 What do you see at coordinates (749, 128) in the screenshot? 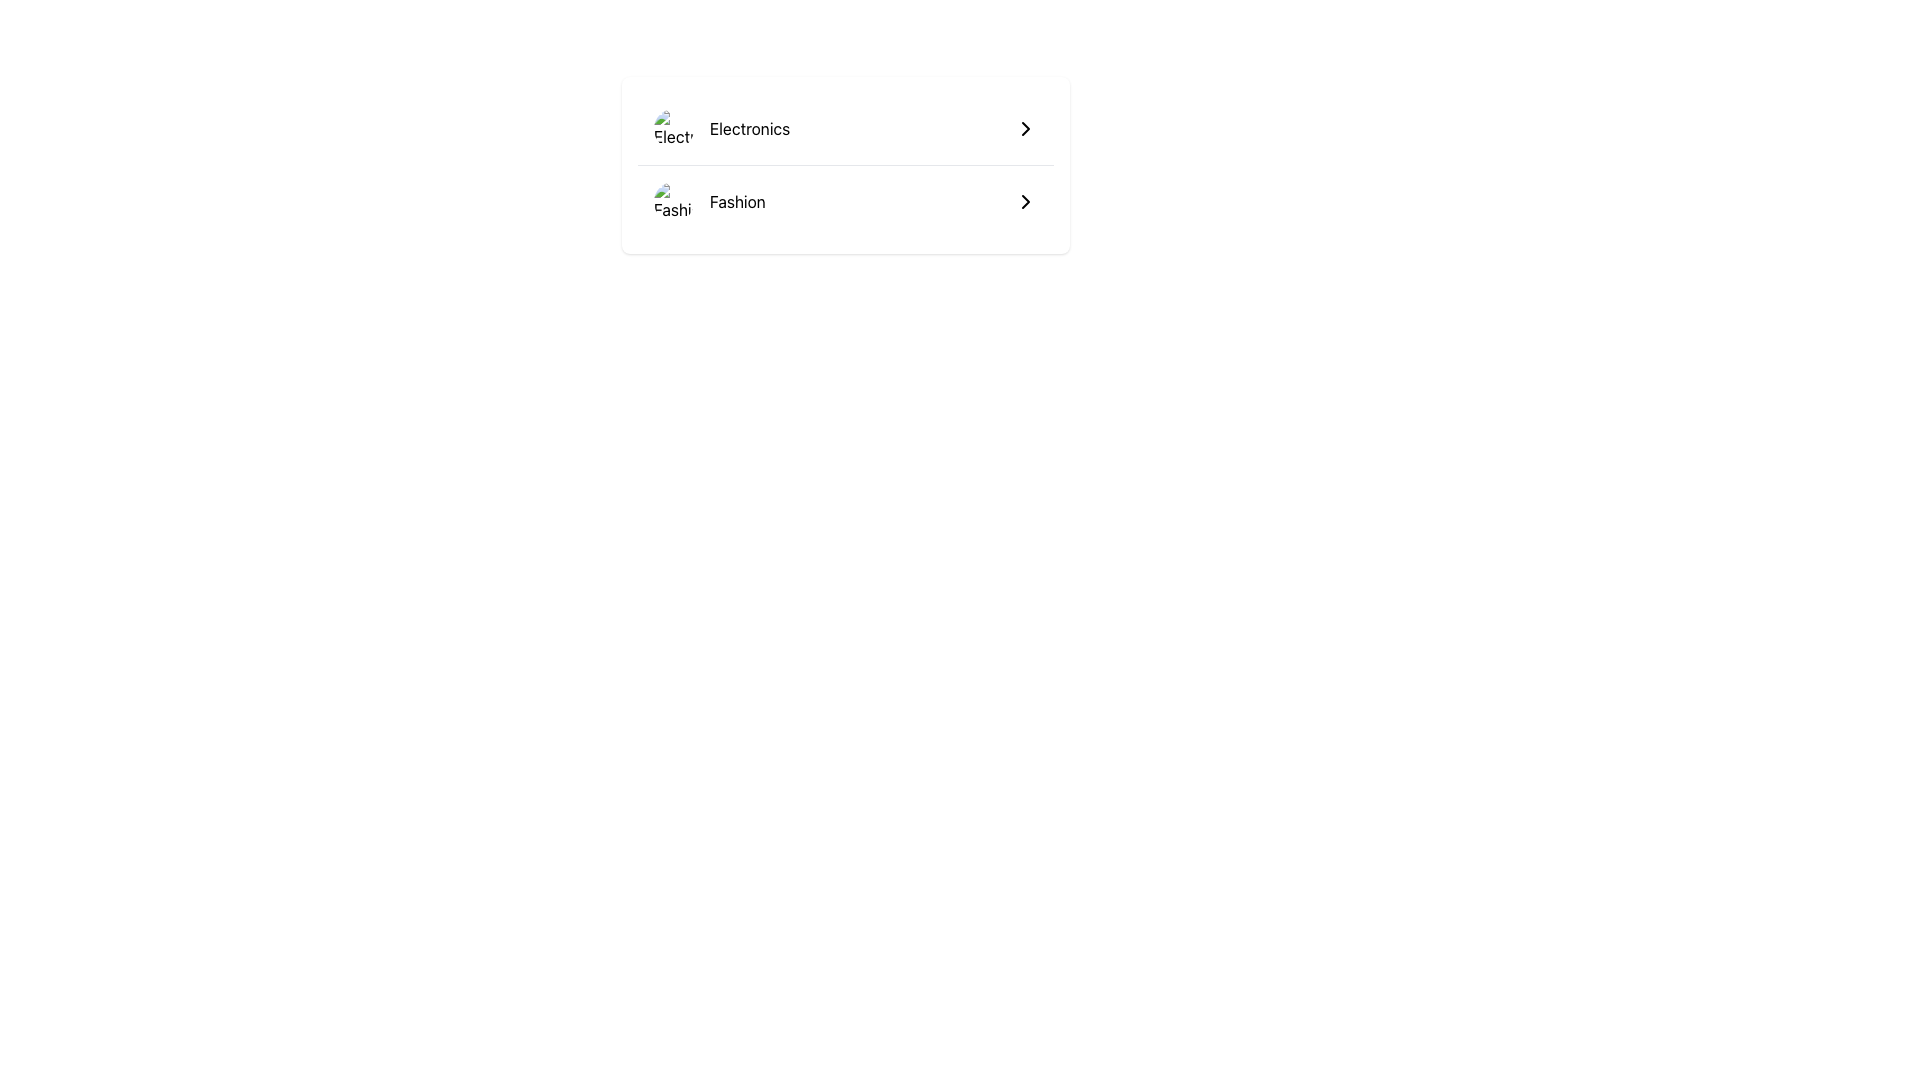
I see `text label displaying 'Electronics' which is positioned to the right of an icon in a horizontal row below the header section` at bounding box center [749, 128].